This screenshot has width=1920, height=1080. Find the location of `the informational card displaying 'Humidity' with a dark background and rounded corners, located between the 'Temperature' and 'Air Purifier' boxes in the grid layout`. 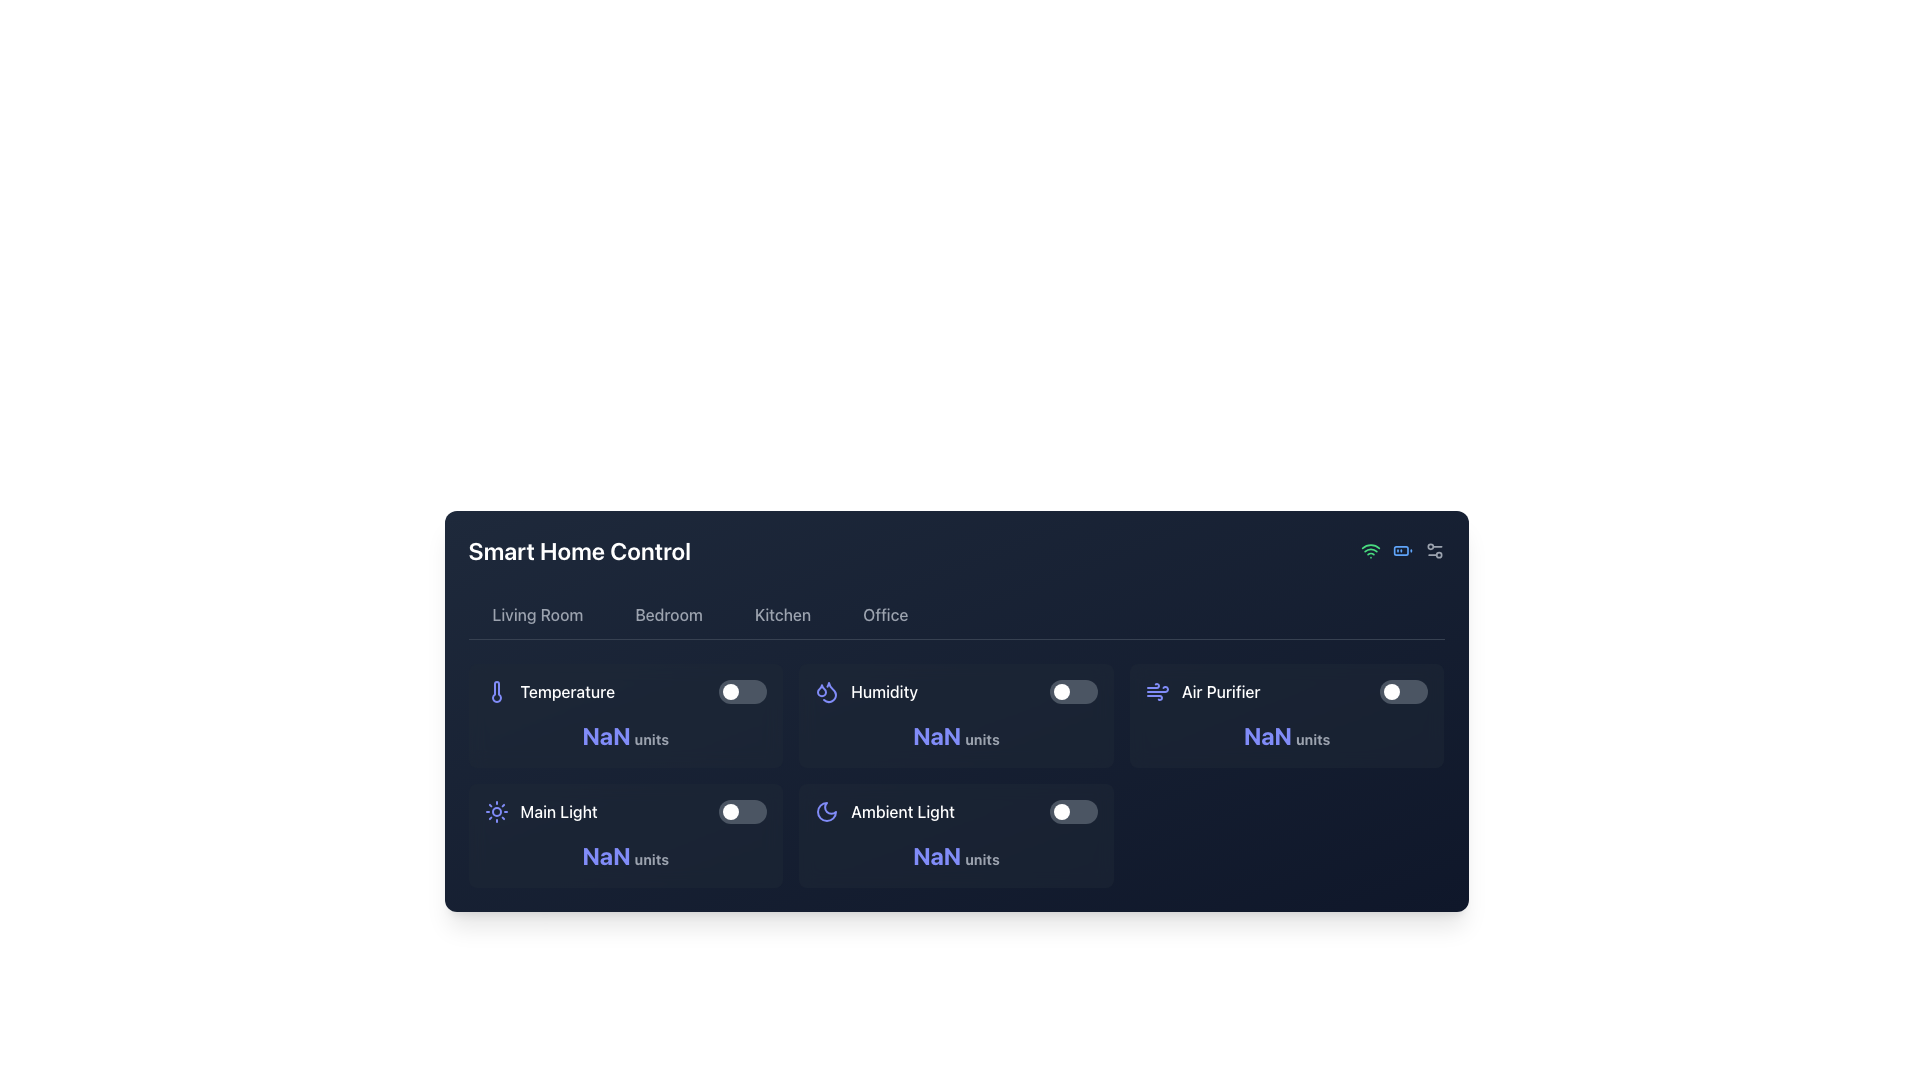

the informational card displaying 'Humidity' with a dark background and rounded corners, located between the 'Temperature' and 'Air Purifier' boxes in the grid layout is located at coordinates (955, 715).